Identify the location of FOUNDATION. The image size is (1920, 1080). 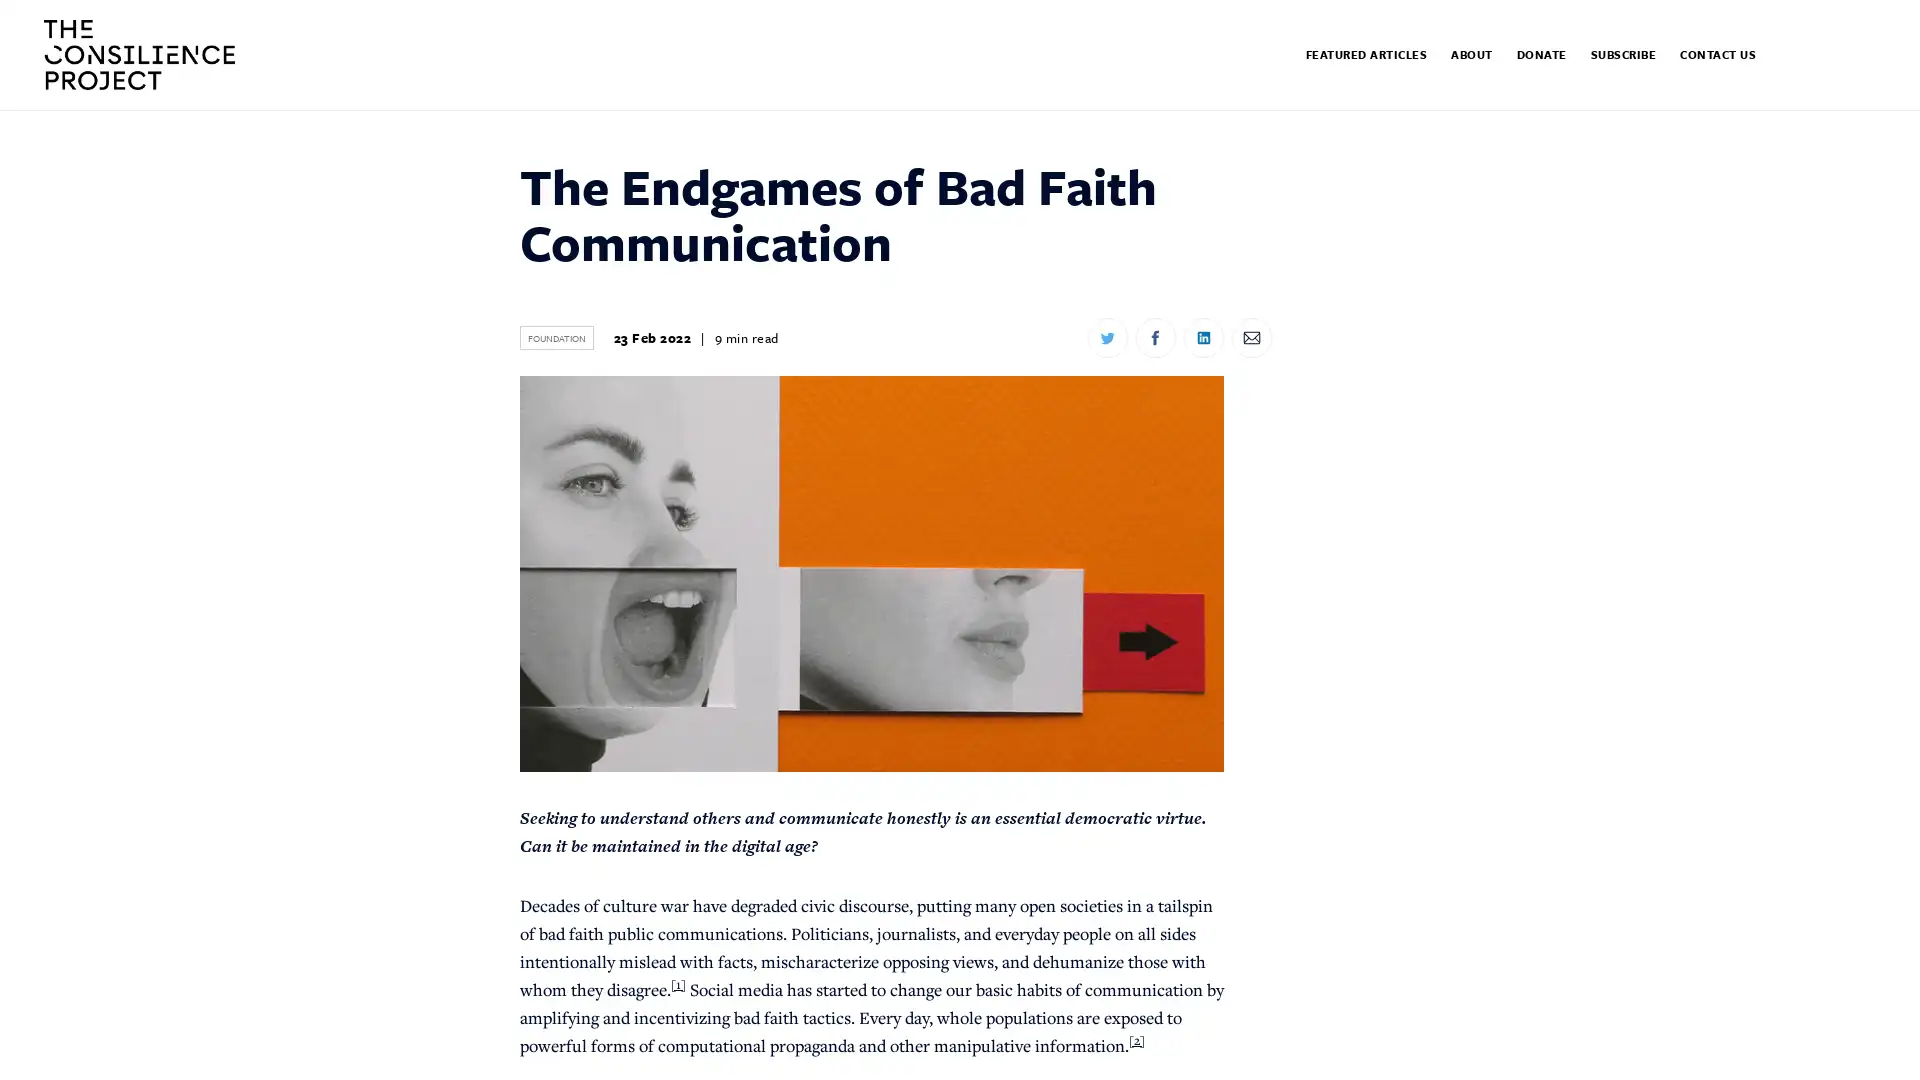
(556, 337).